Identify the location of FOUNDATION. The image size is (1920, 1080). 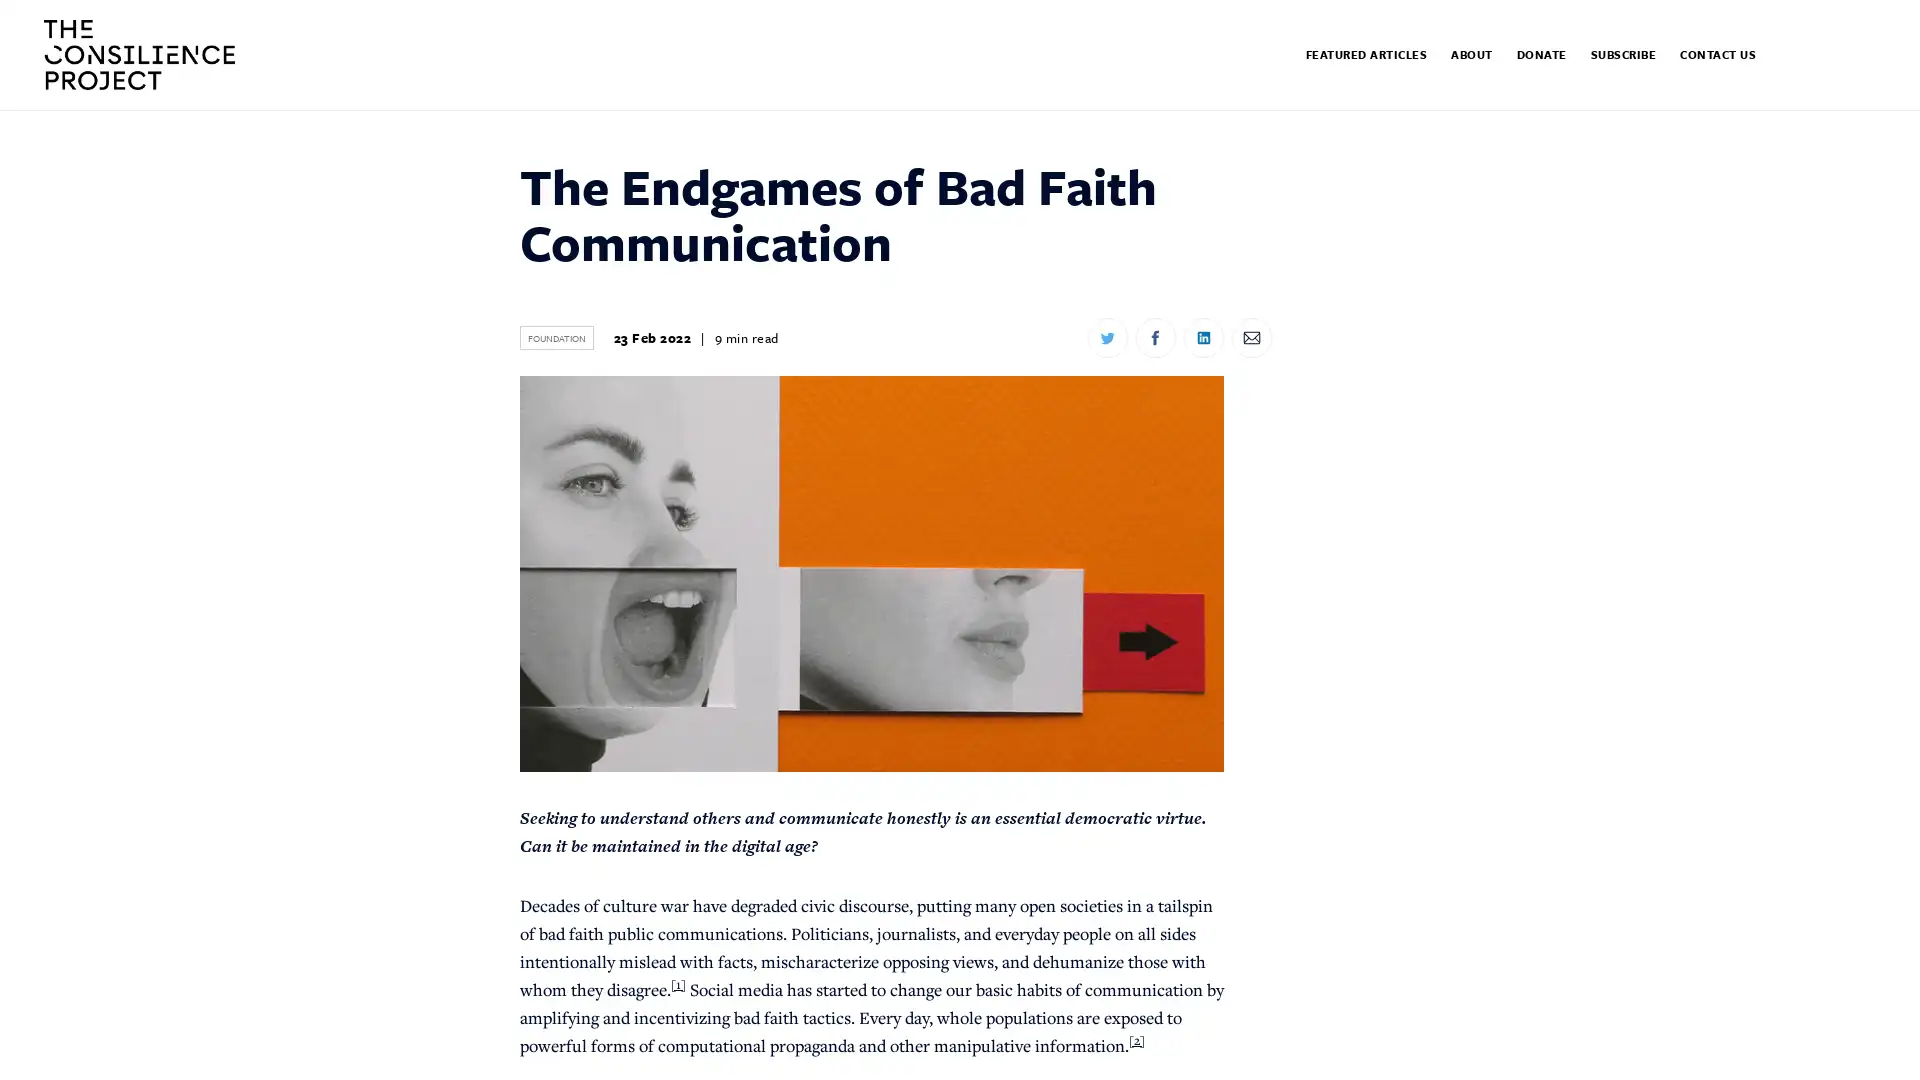
(556, 337).